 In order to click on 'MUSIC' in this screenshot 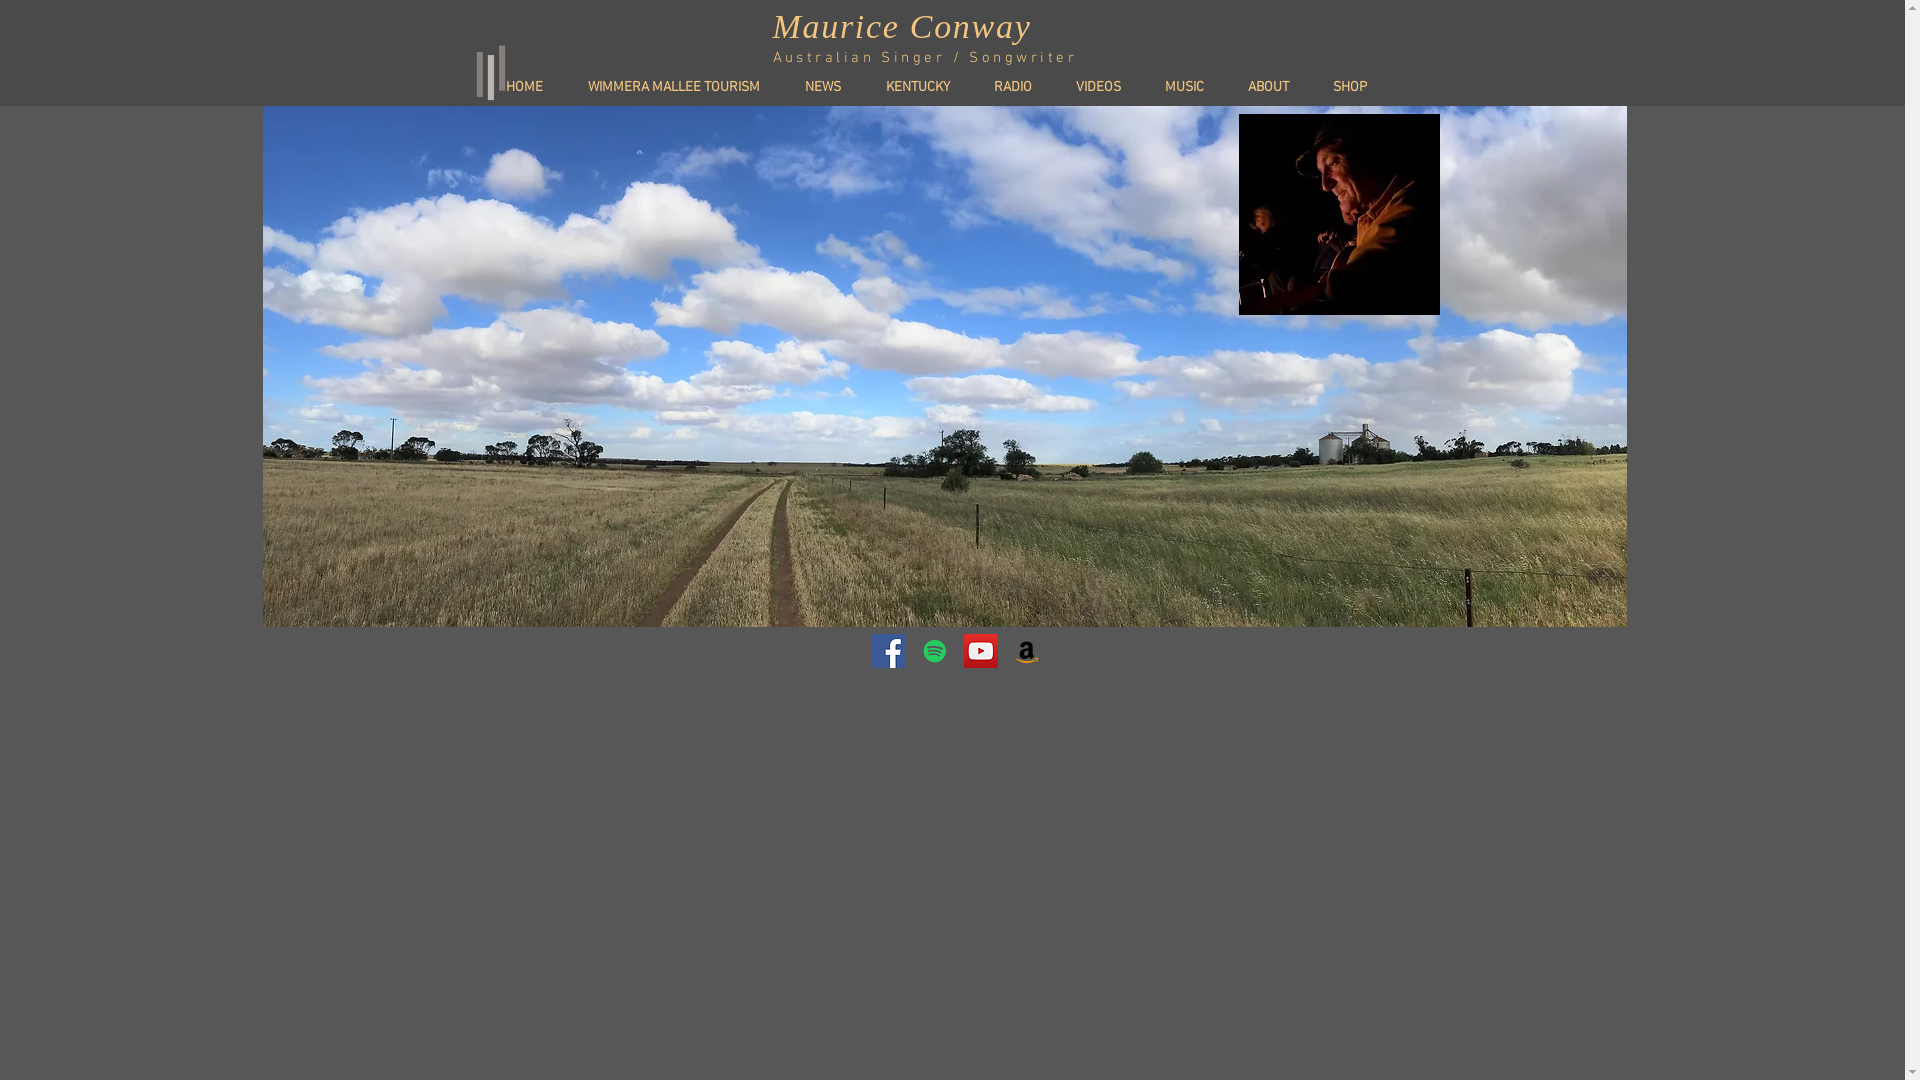, I will do `click(1152, 87)`.